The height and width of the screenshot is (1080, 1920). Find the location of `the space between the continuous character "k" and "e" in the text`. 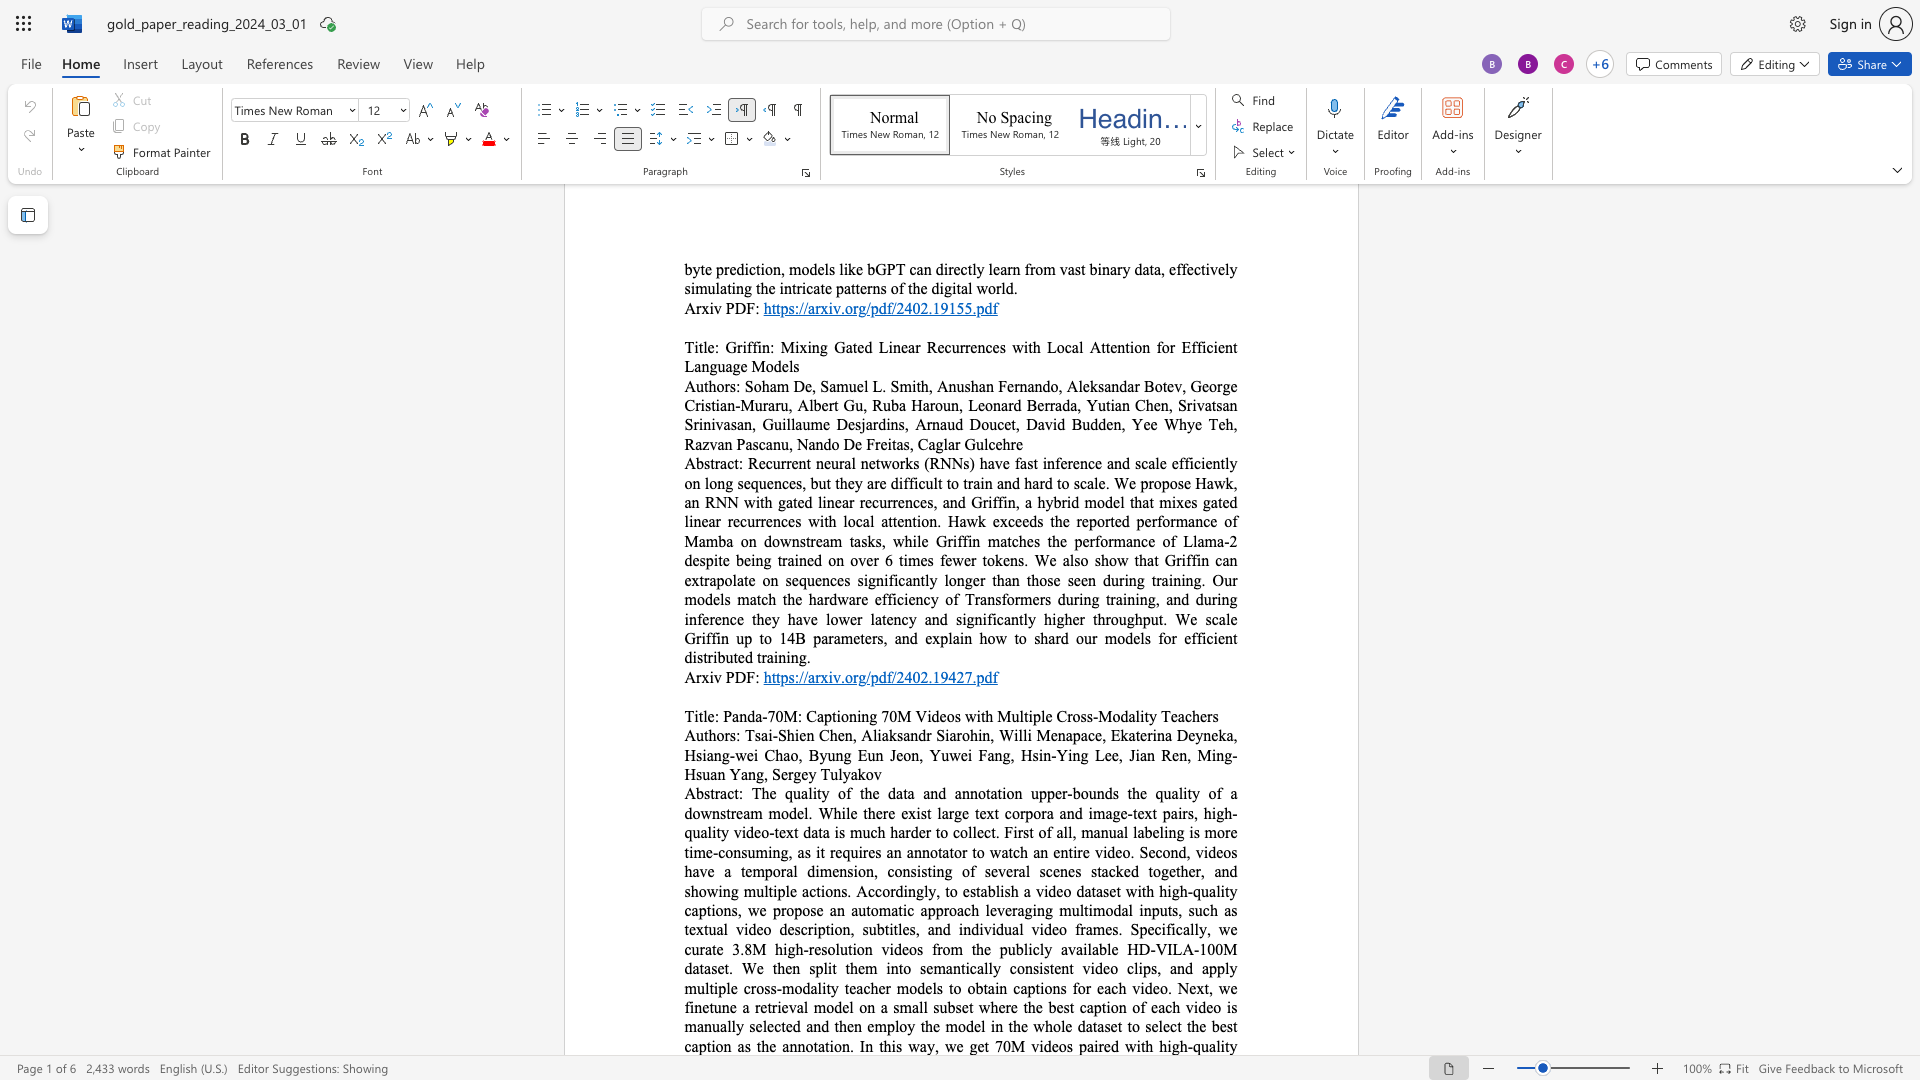

the space between the continuous character "k" and "e" in the text is located at coordinates (1123, 870).